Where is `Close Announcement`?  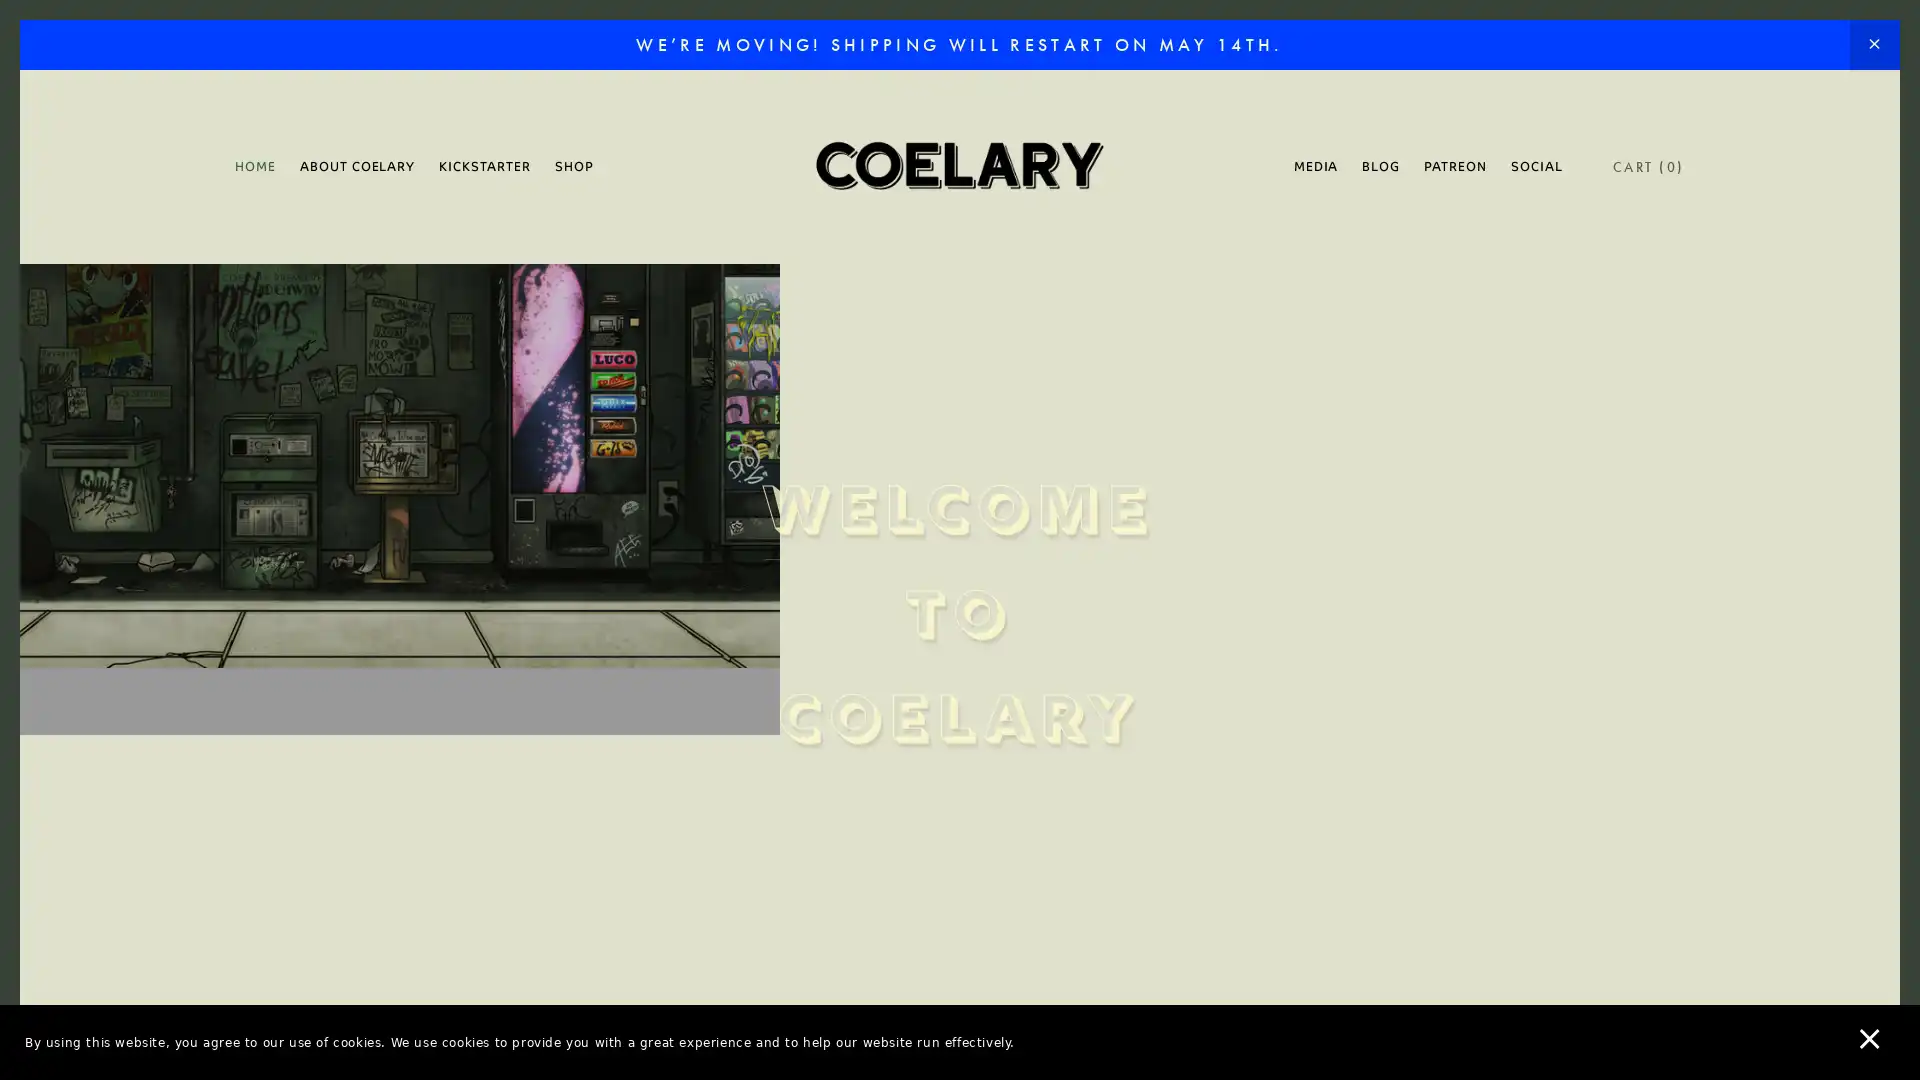 Close Announcement is located at coordinates (1873, 45).